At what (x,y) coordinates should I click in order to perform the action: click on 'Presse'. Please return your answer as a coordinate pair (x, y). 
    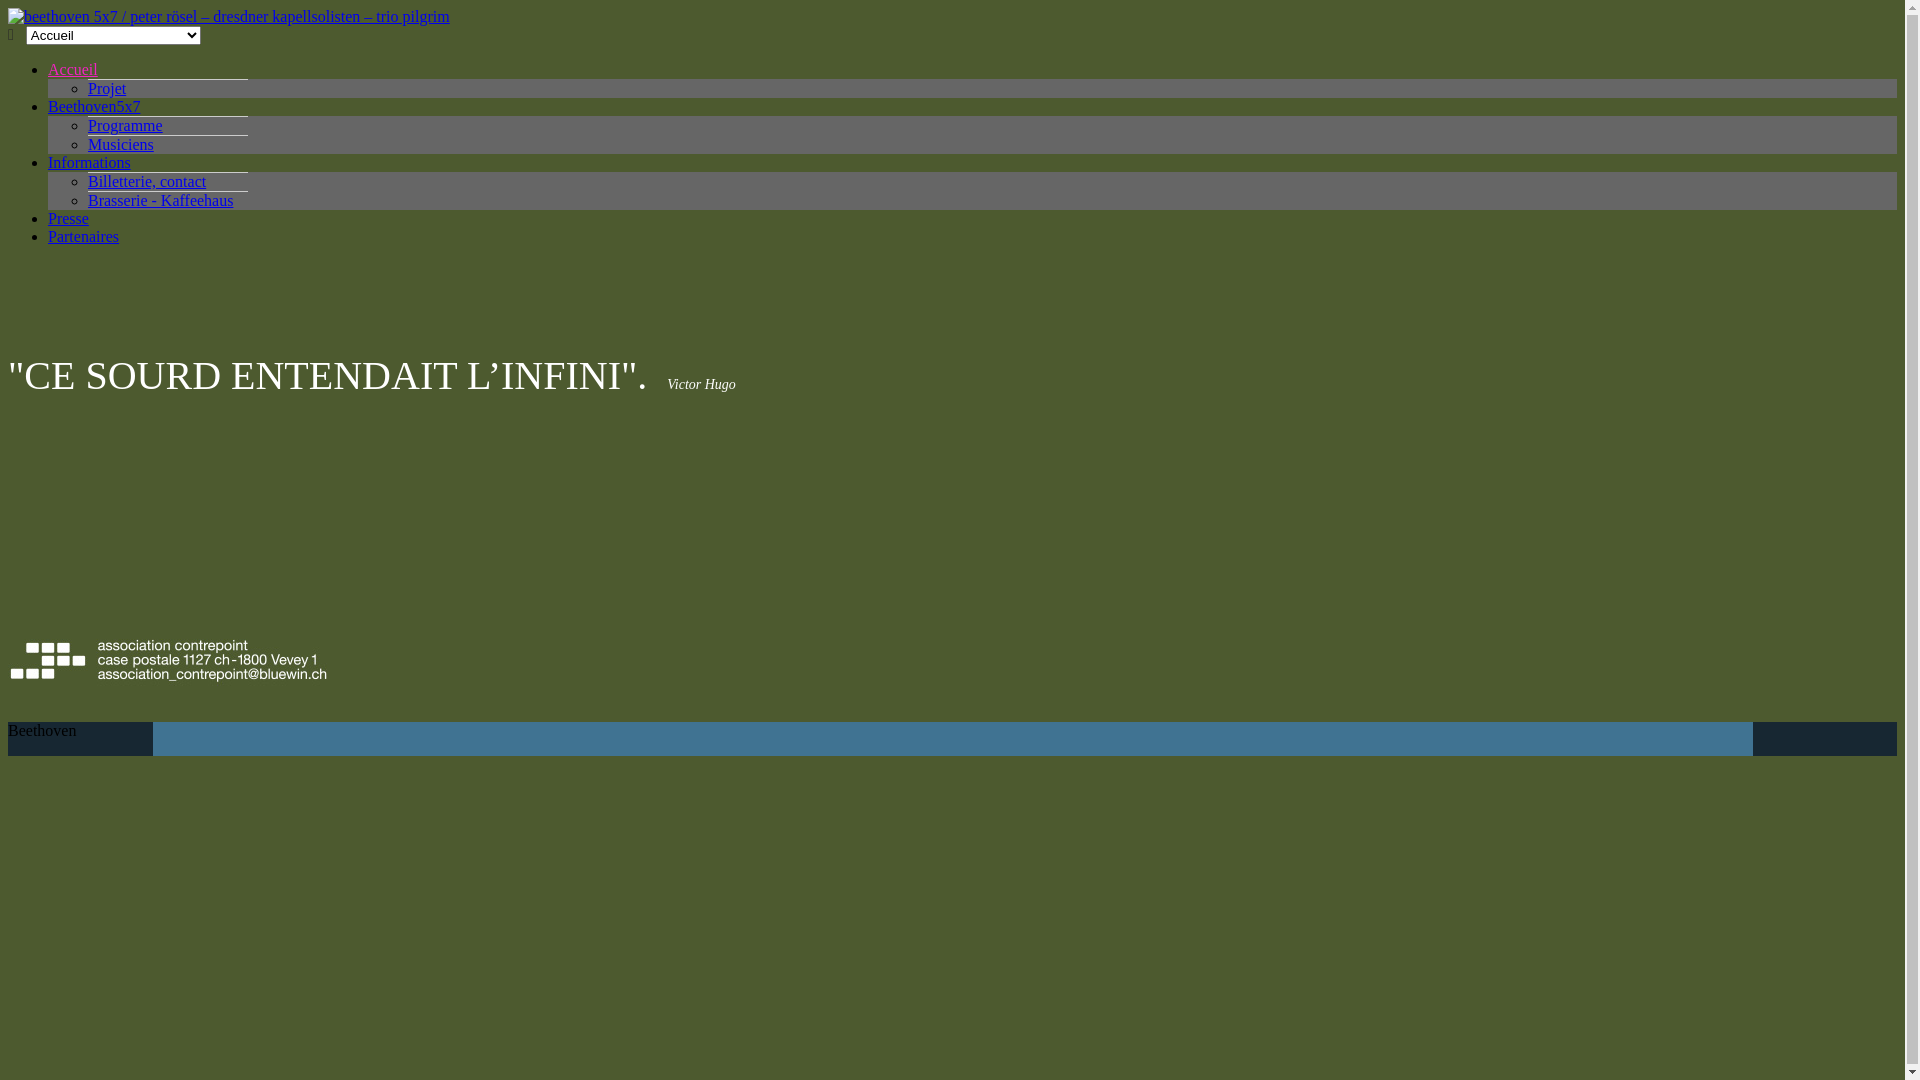
    Looking at the image, I should click on (48, 218).